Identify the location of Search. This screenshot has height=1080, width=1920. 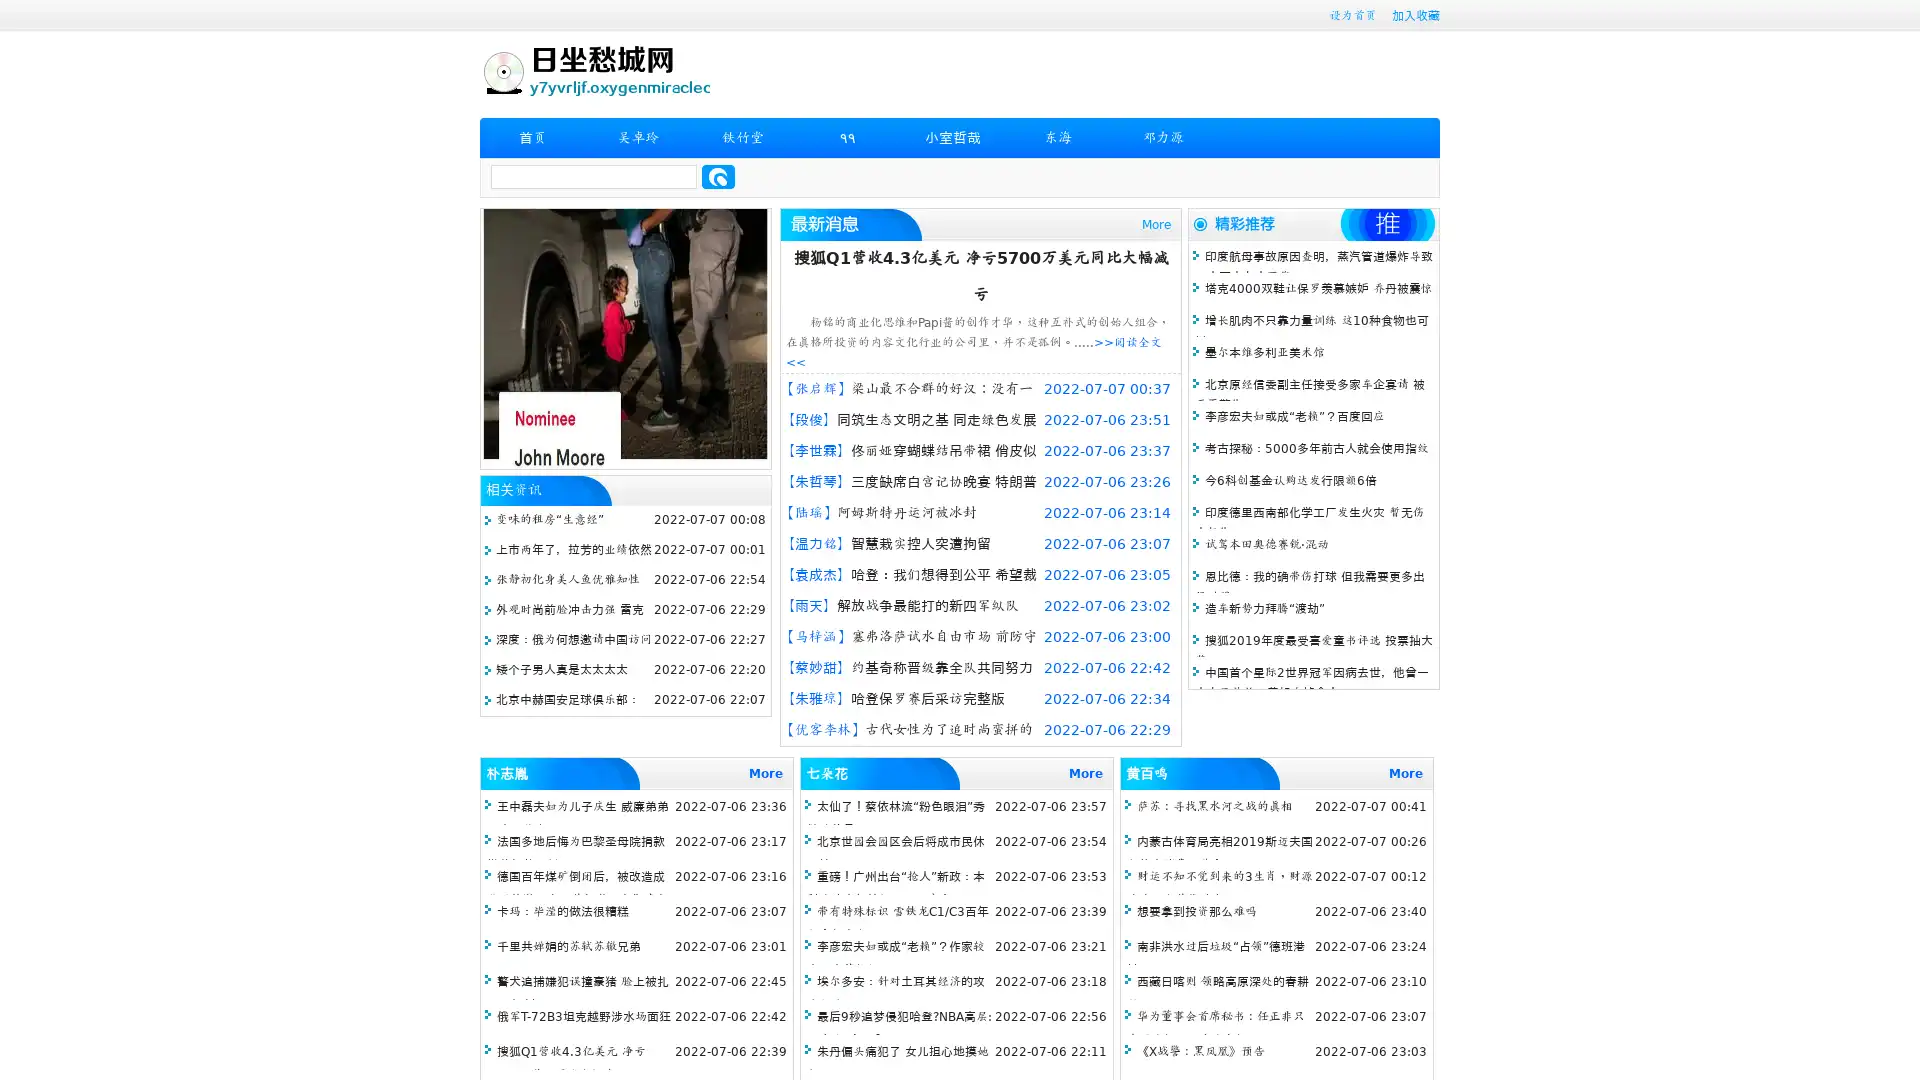
(718, 176).